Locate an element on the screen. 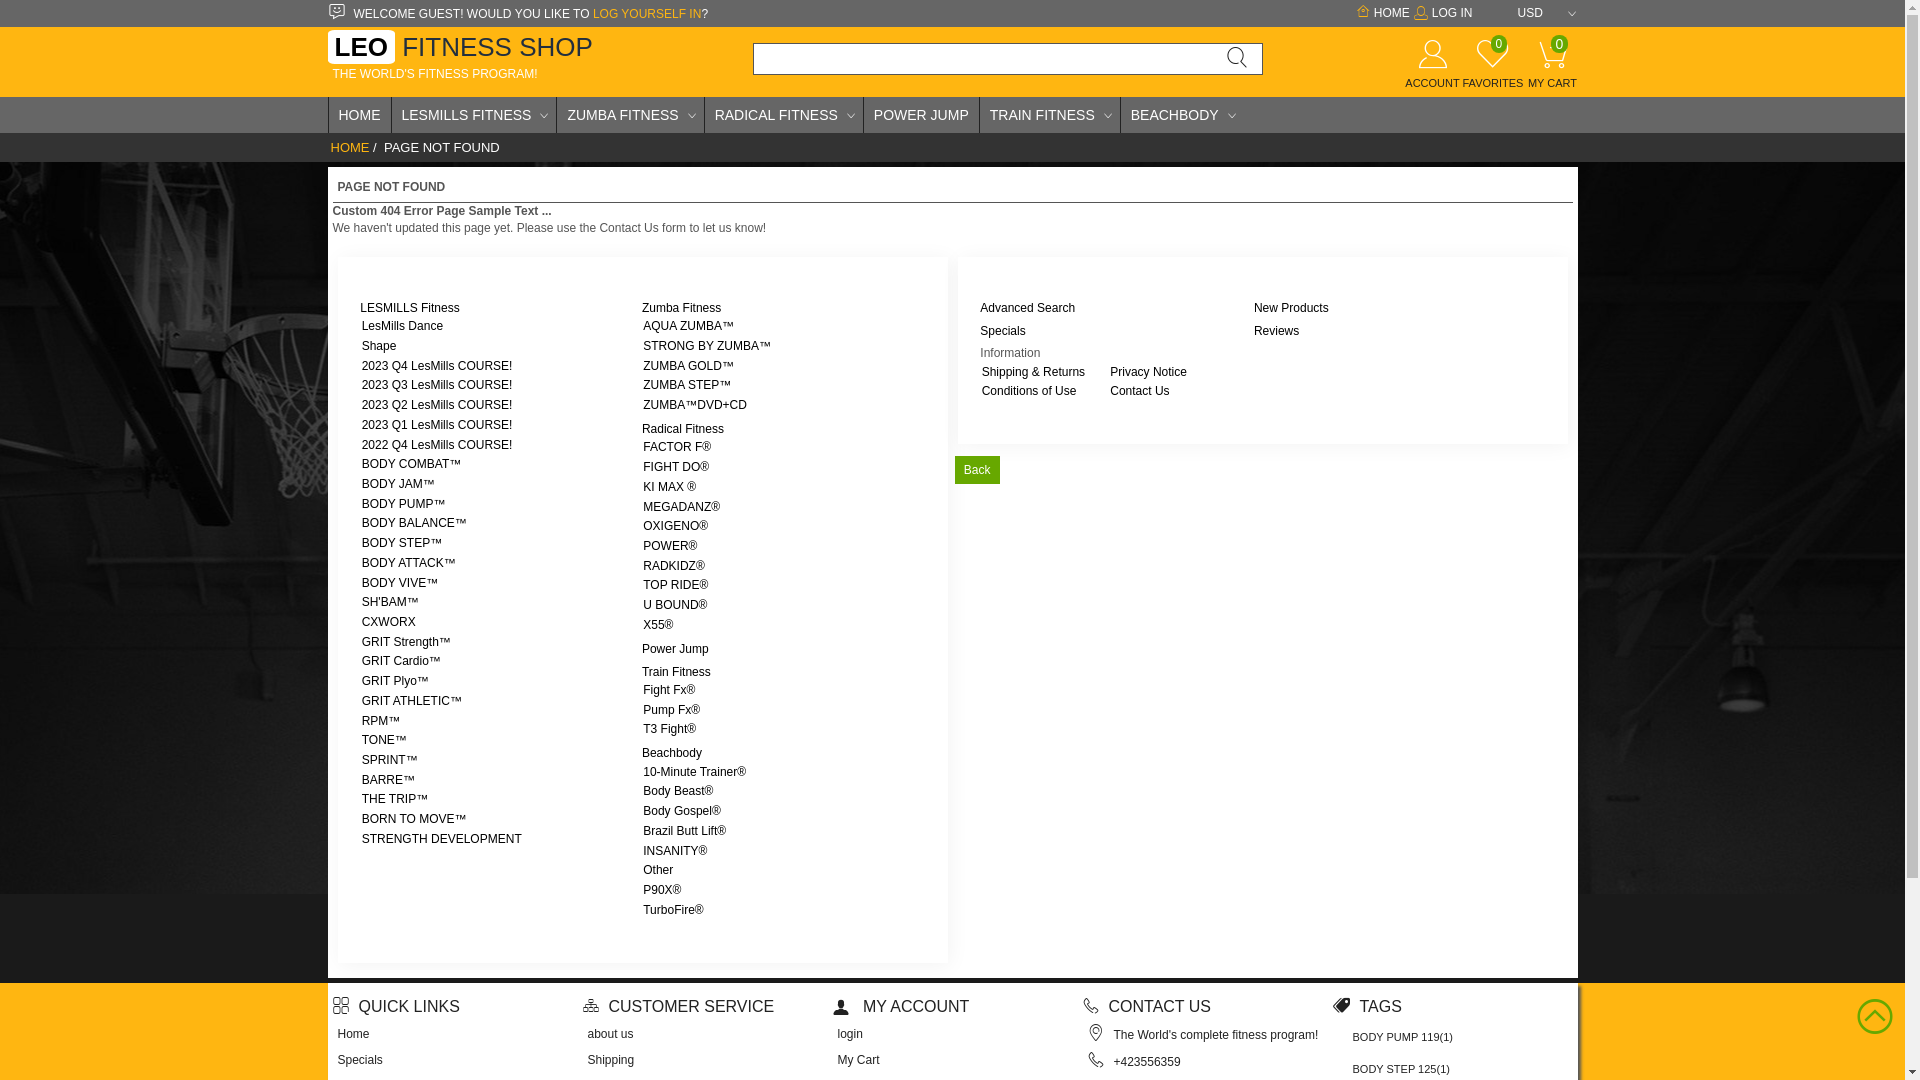  'Radical Fitness' is located at coordinates (682, 427).